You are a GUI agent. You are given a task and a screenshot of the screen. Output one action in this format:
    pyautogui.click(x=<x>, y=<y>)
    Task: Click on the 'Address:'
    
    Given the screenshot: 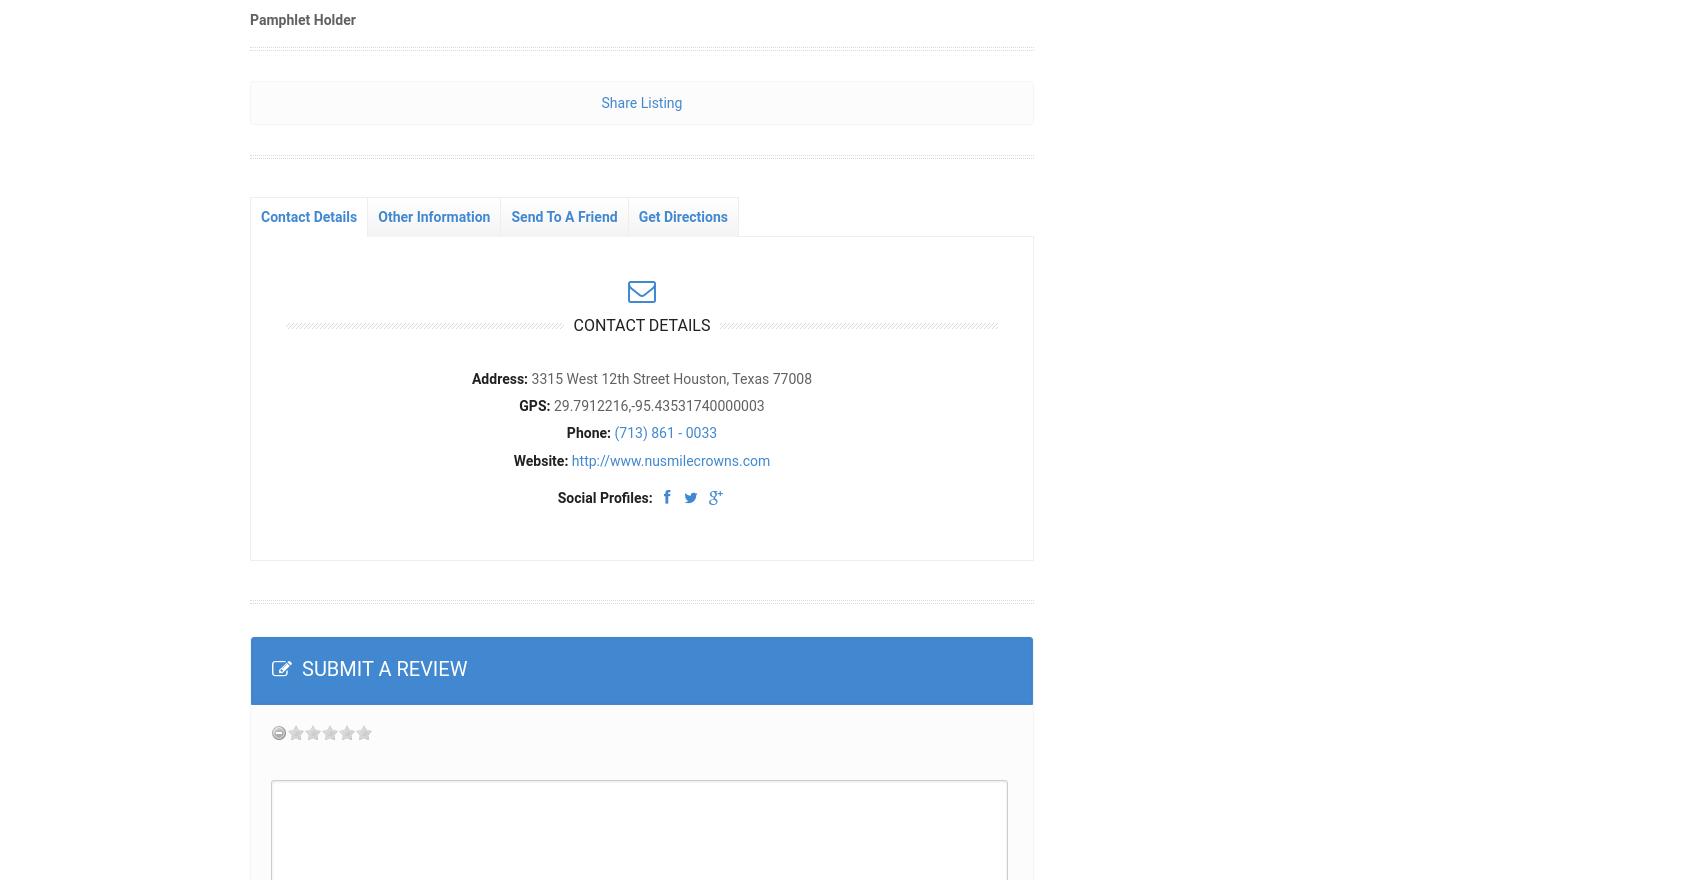 What is the action you would take?
    pyautogui.click(x=499, y=376)
    